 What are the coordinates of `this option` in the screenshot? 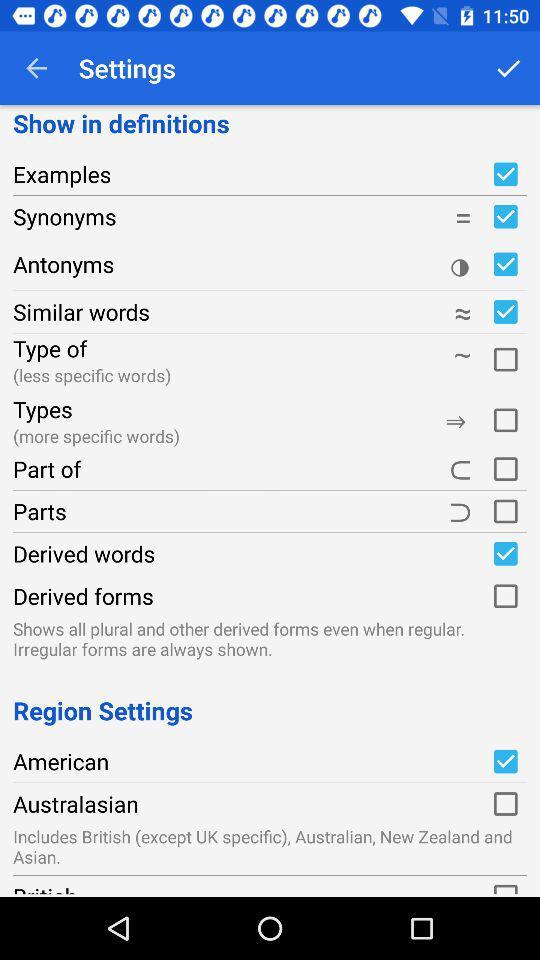 It's located at (504, 804).